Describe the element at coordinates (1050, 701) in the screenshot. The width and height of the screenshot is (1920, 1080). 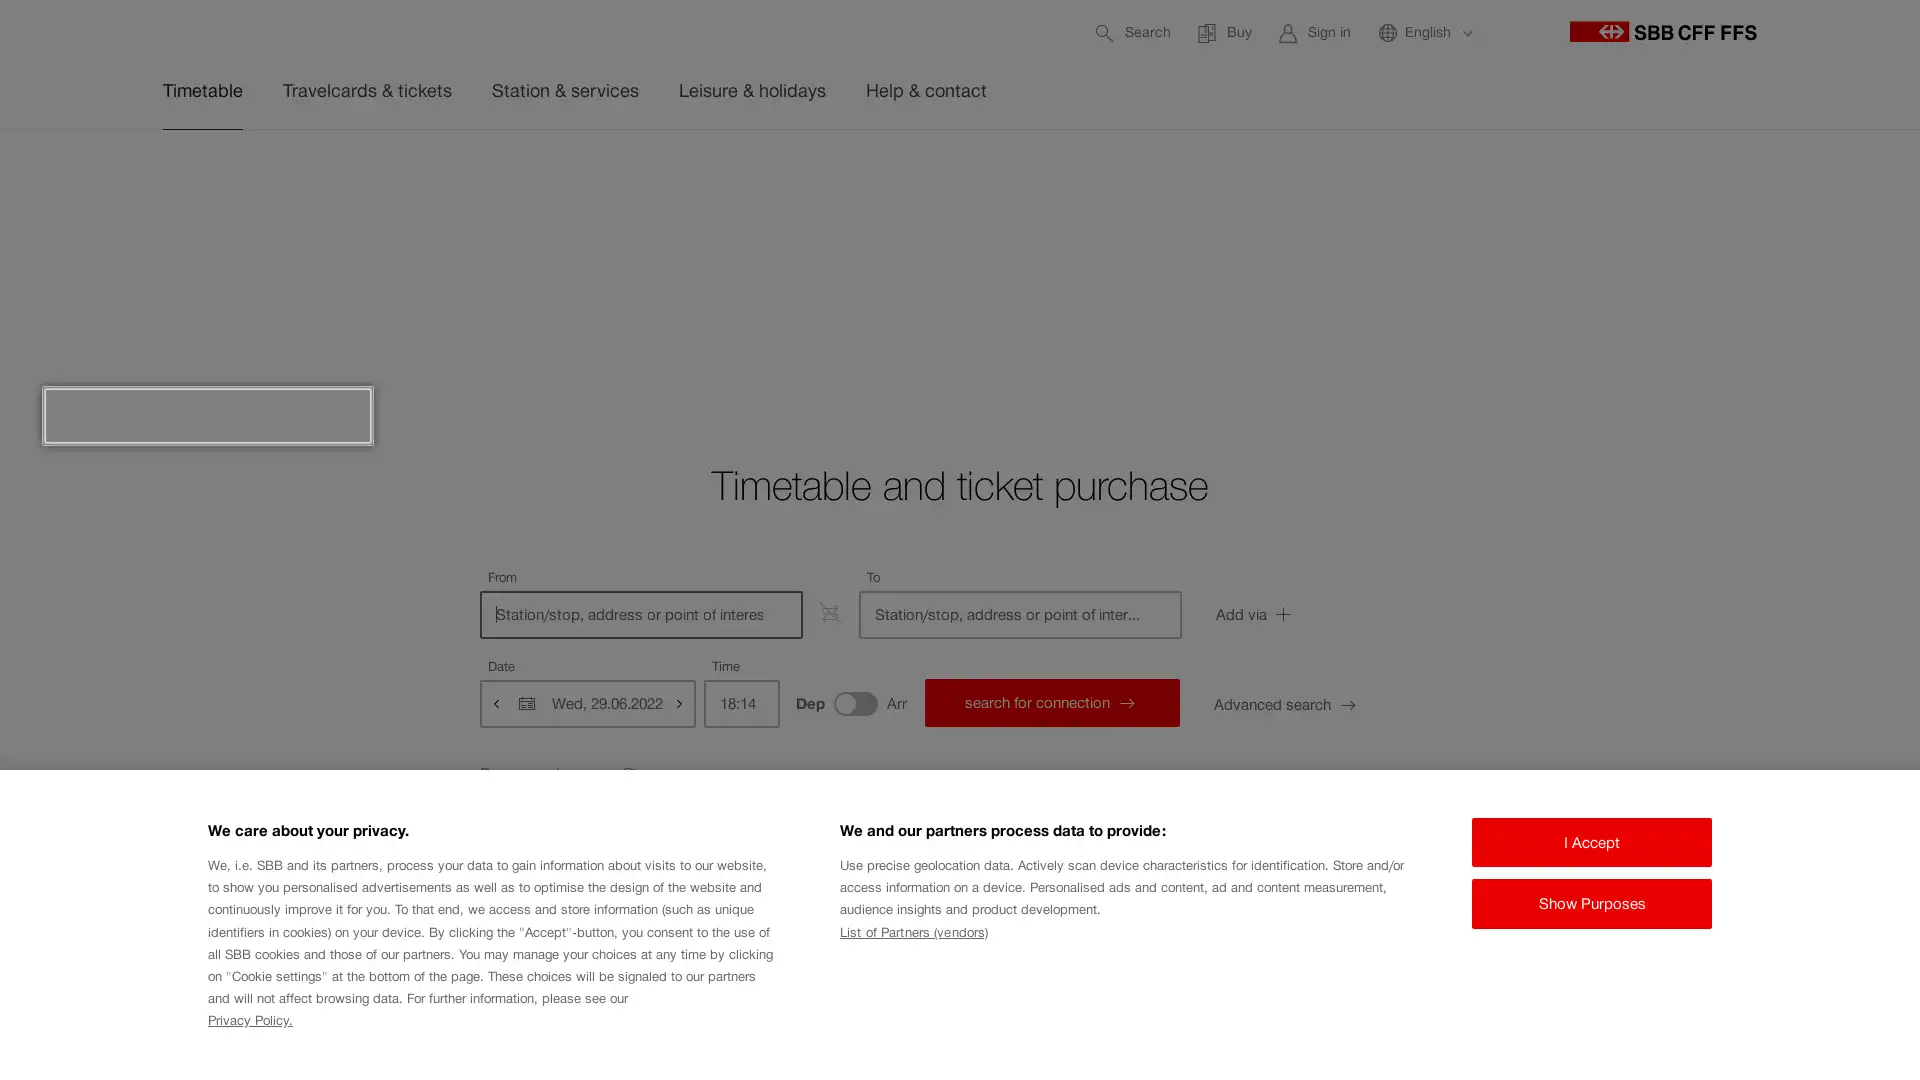
I see `search for connection` at that location.